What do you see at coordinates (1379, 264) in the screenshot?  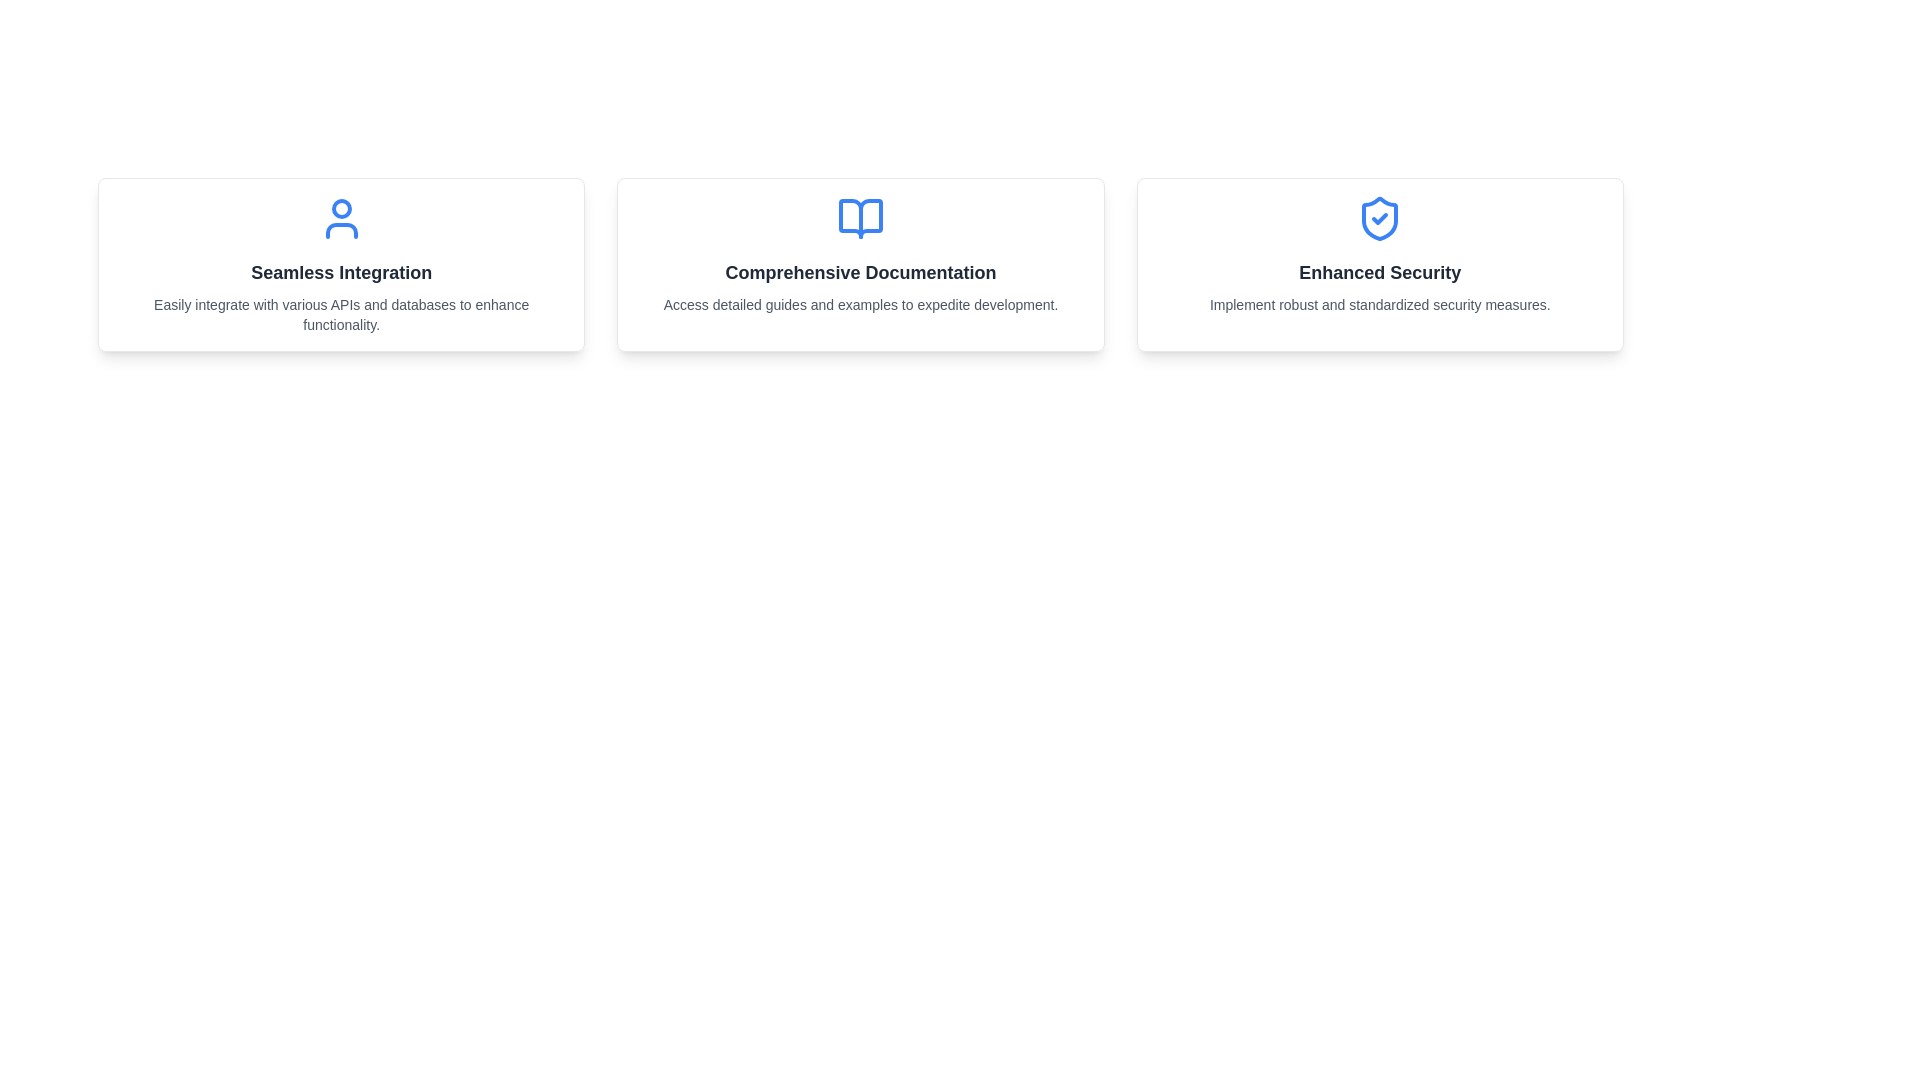 I see `the Information card that provides details about enhanced security capabilities, located in the rightmost column of the UI grid layout` at bounding box center [1379, 264].